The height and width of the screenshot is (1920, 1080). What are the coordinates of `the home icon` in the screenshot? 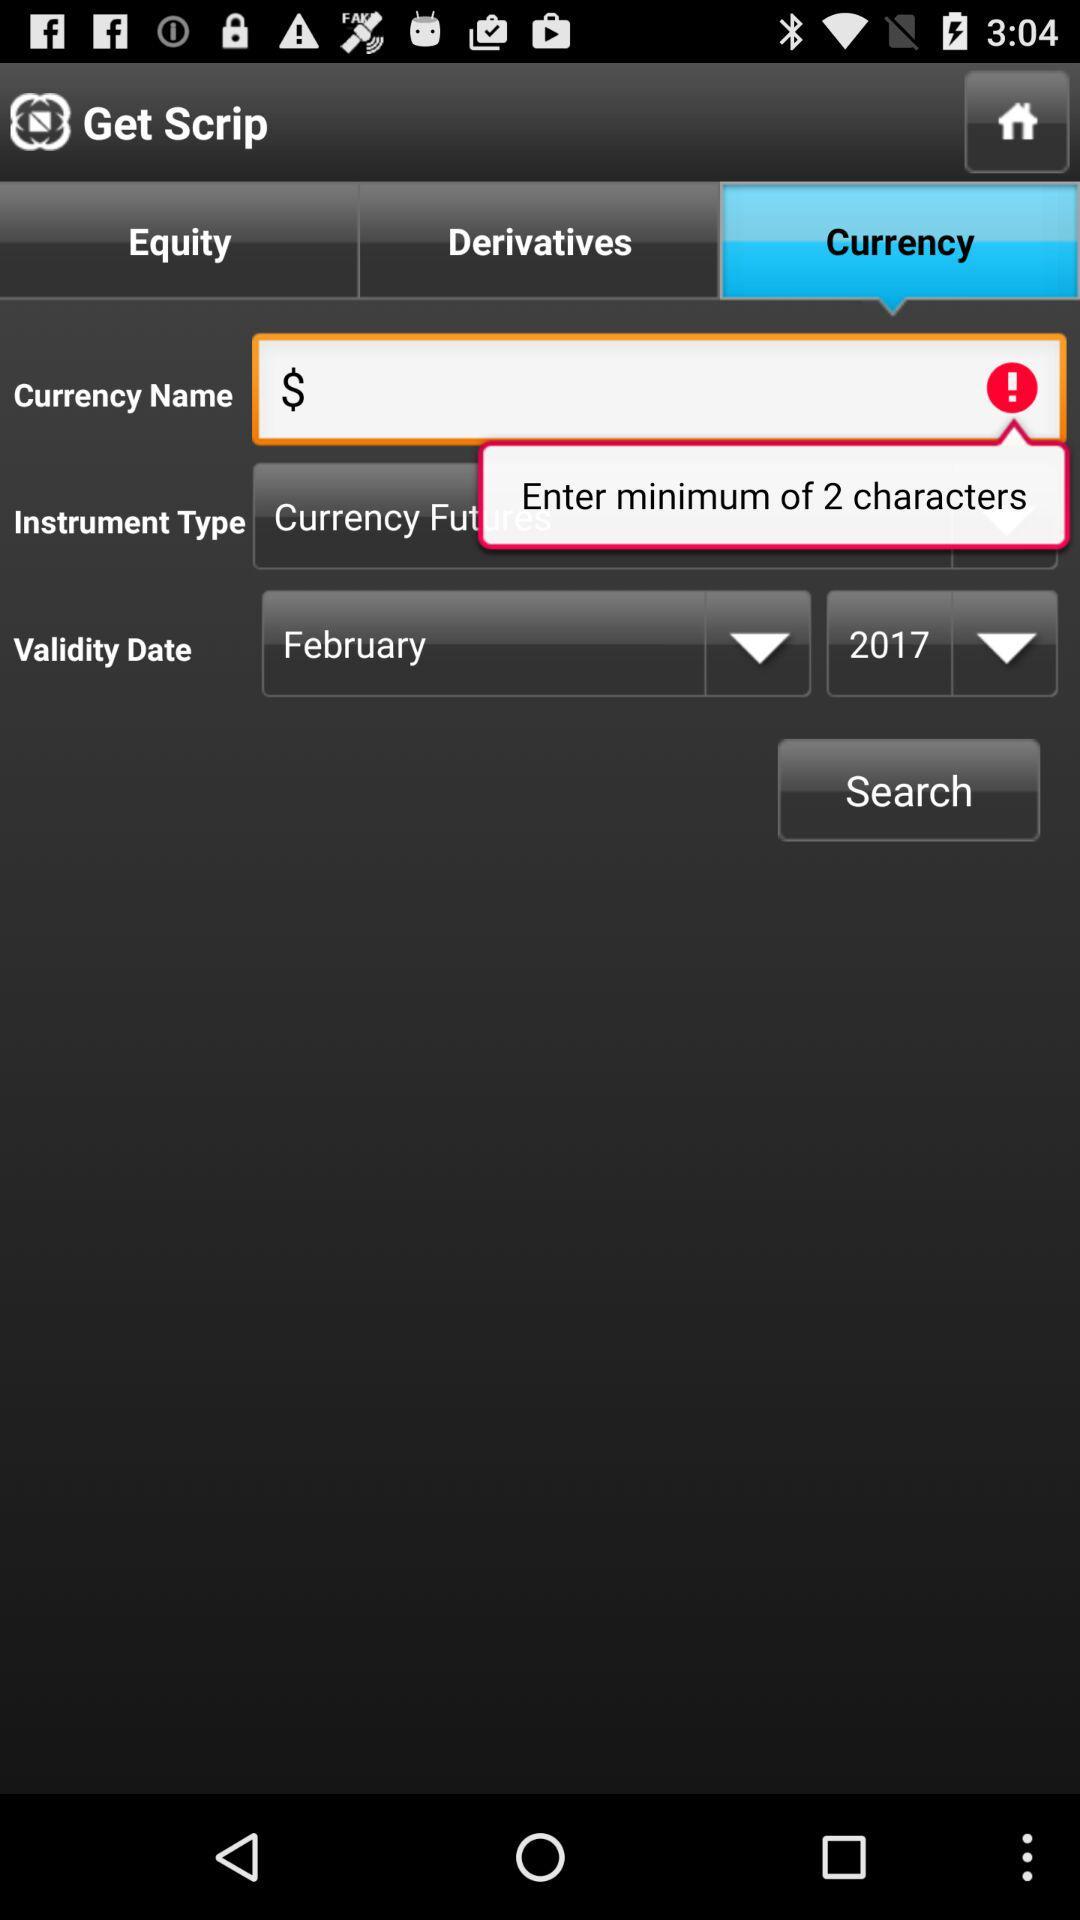 It's located at (1017, 129).